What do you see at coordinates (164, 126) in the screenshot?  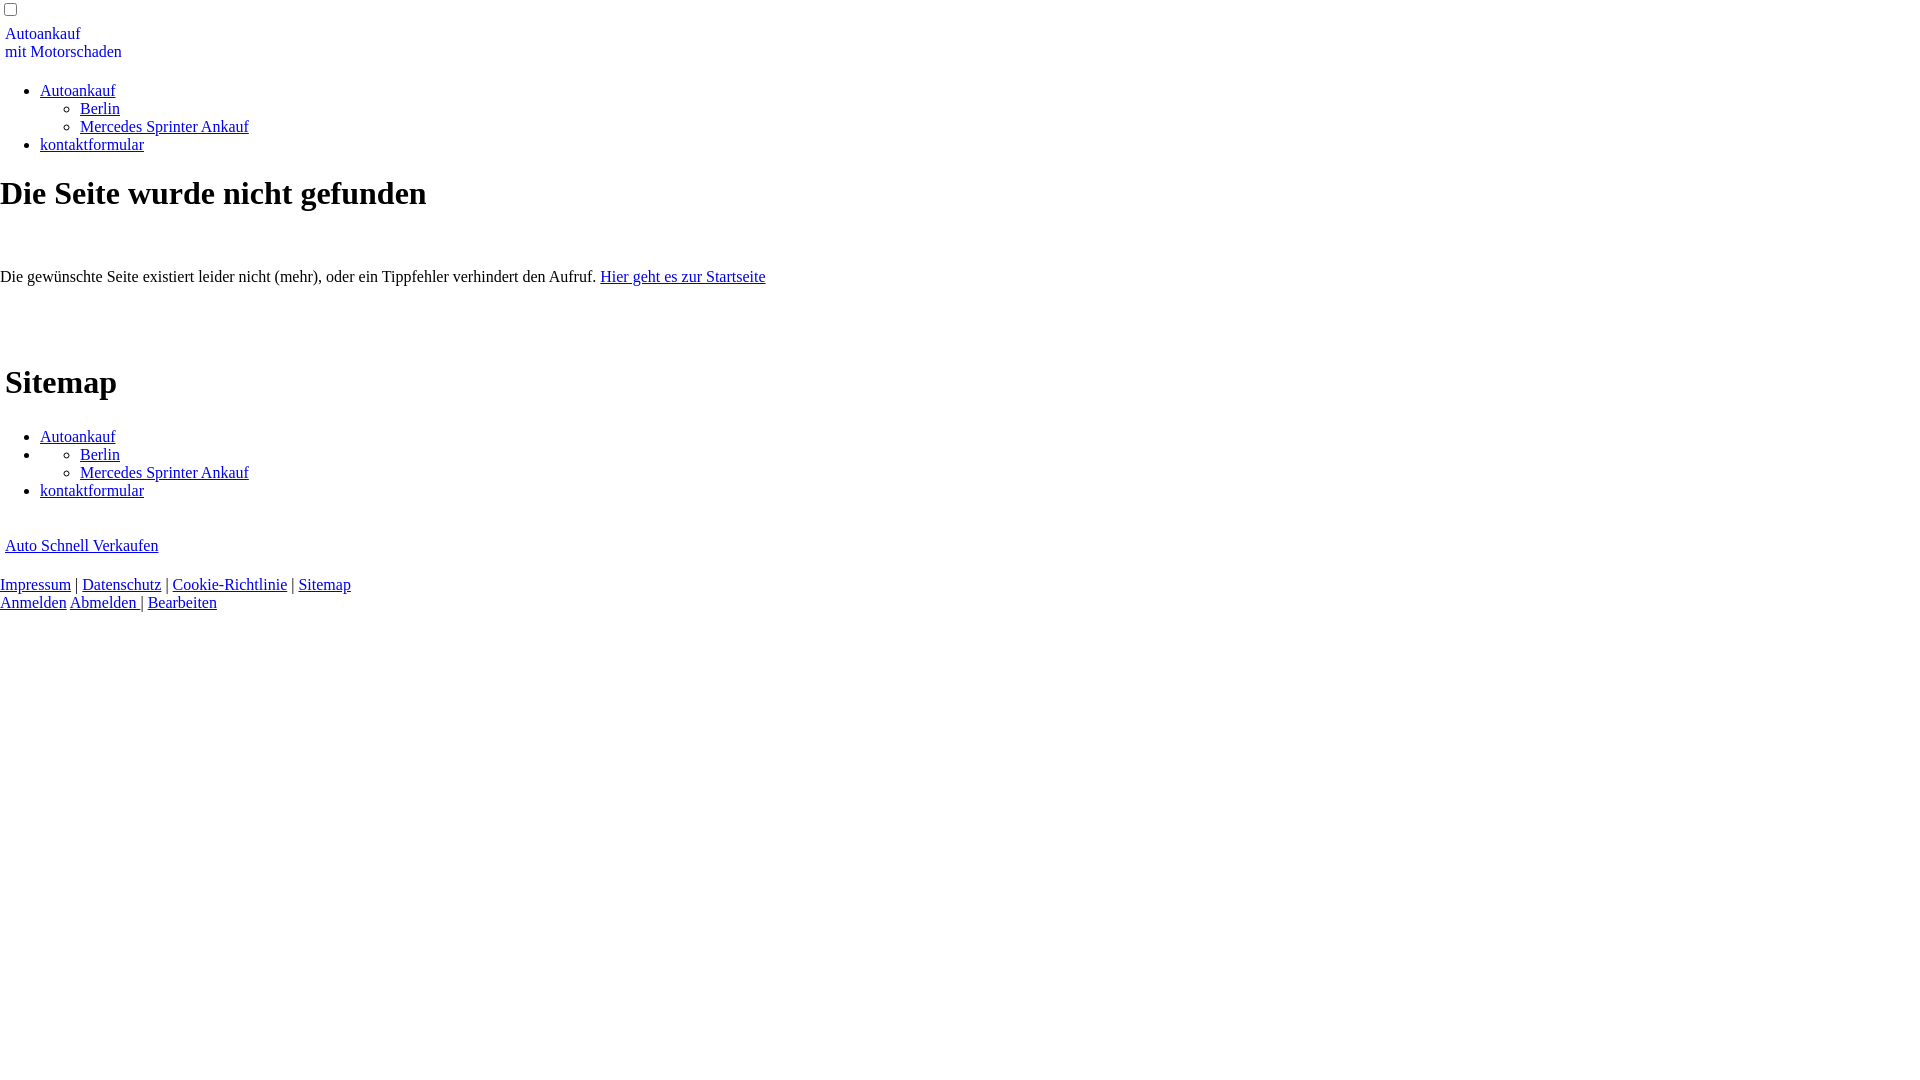 I see `'Mercedes Sprinter Ankauf'` at bounding box center [164, 126].